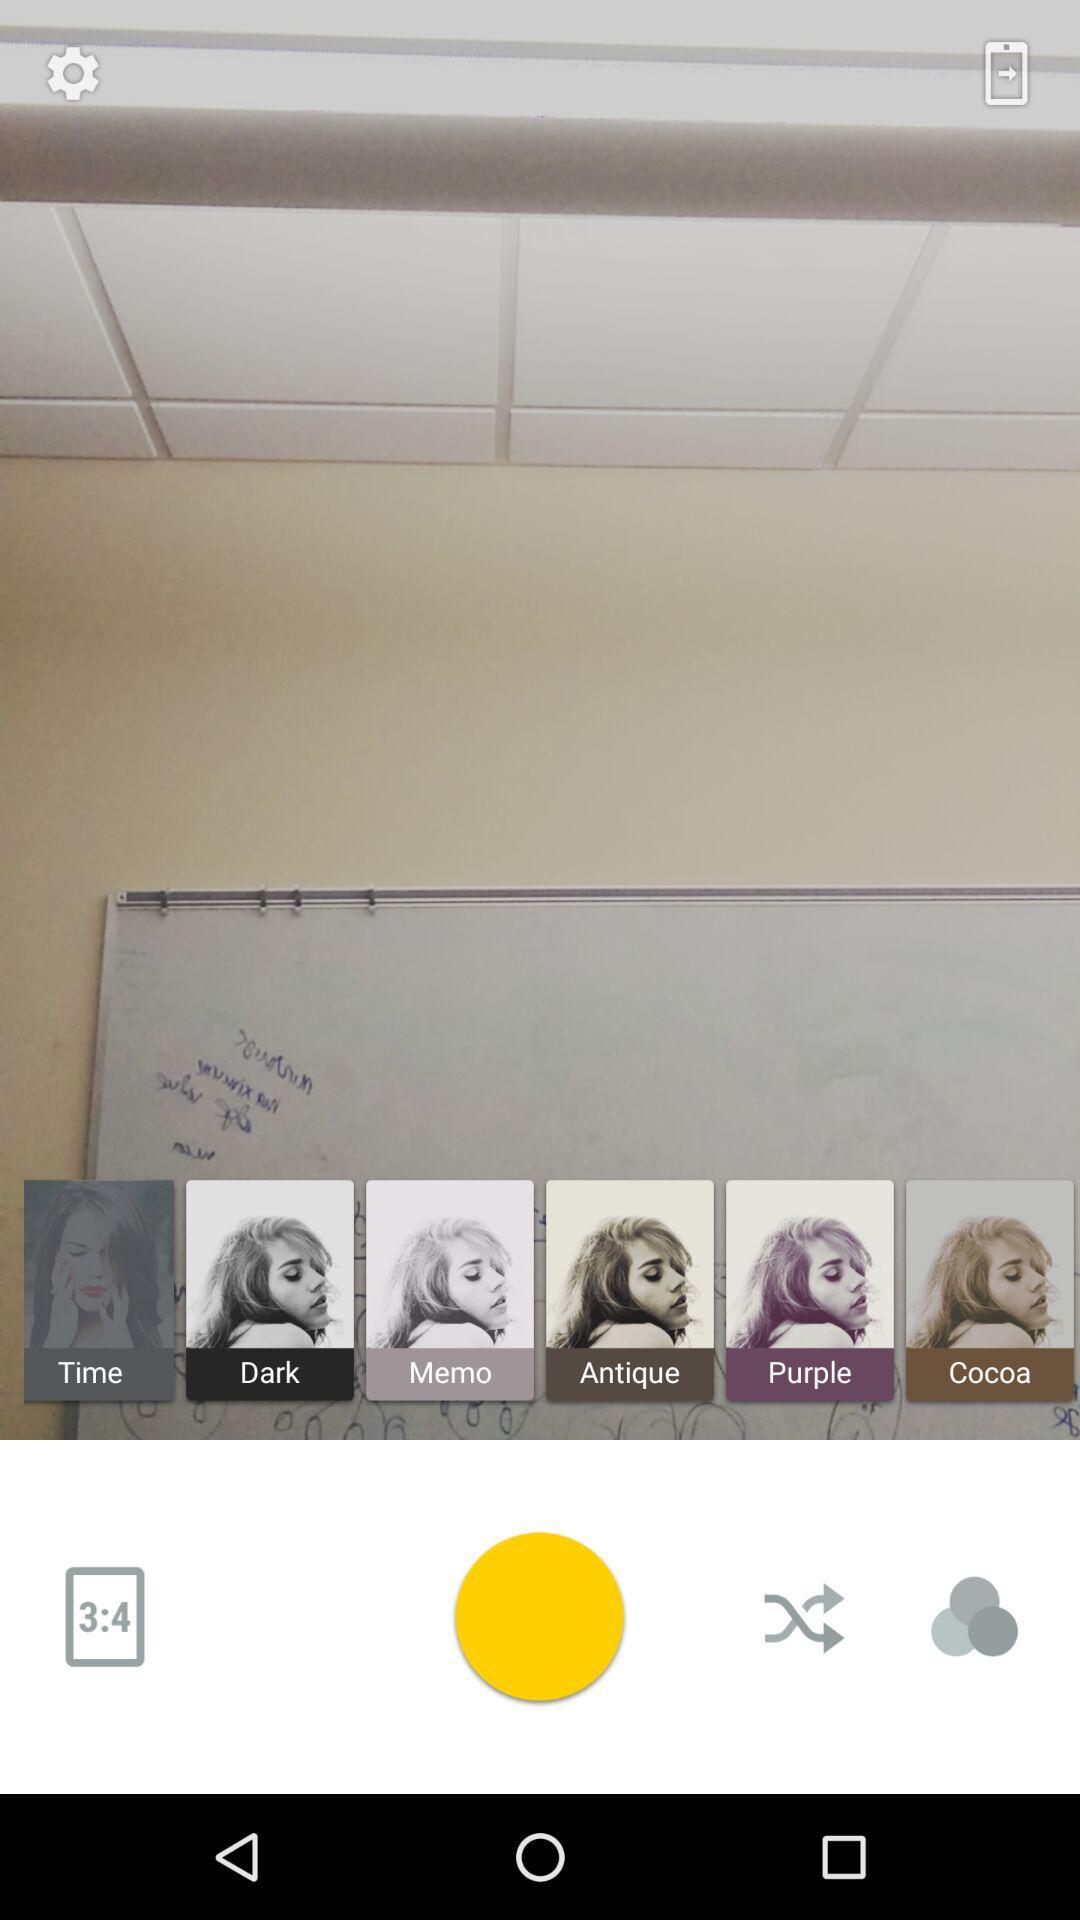 Image resolution: width=1080 pixels, height=1920 pixels. What do you see at coordinates (104, 1617) in the screenshot?
I see `image ratio icon` at bounding box center [104, 1617].